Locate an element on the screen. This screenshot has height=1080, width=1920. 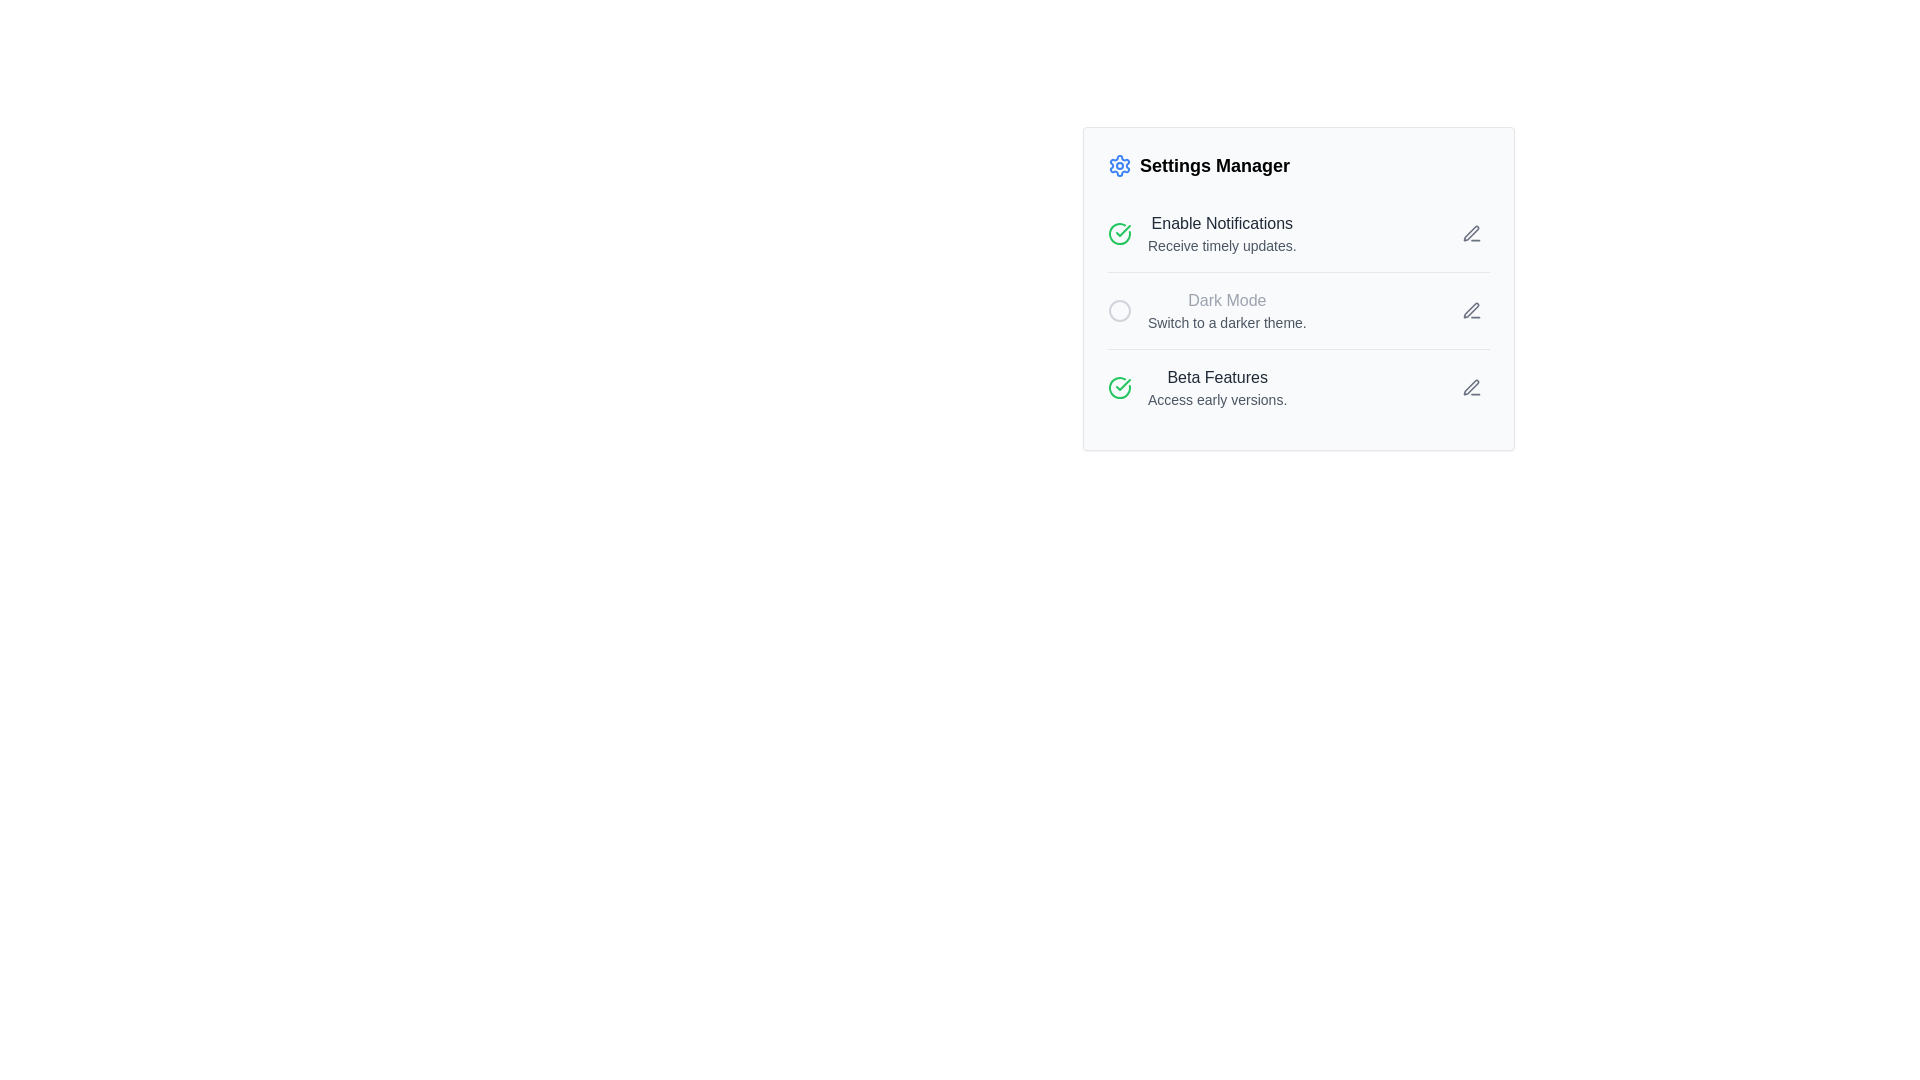
the pen icon located at the far right of the 'Enable Notifications' section to modify the notification settings is located at coordinates (1472, 233).